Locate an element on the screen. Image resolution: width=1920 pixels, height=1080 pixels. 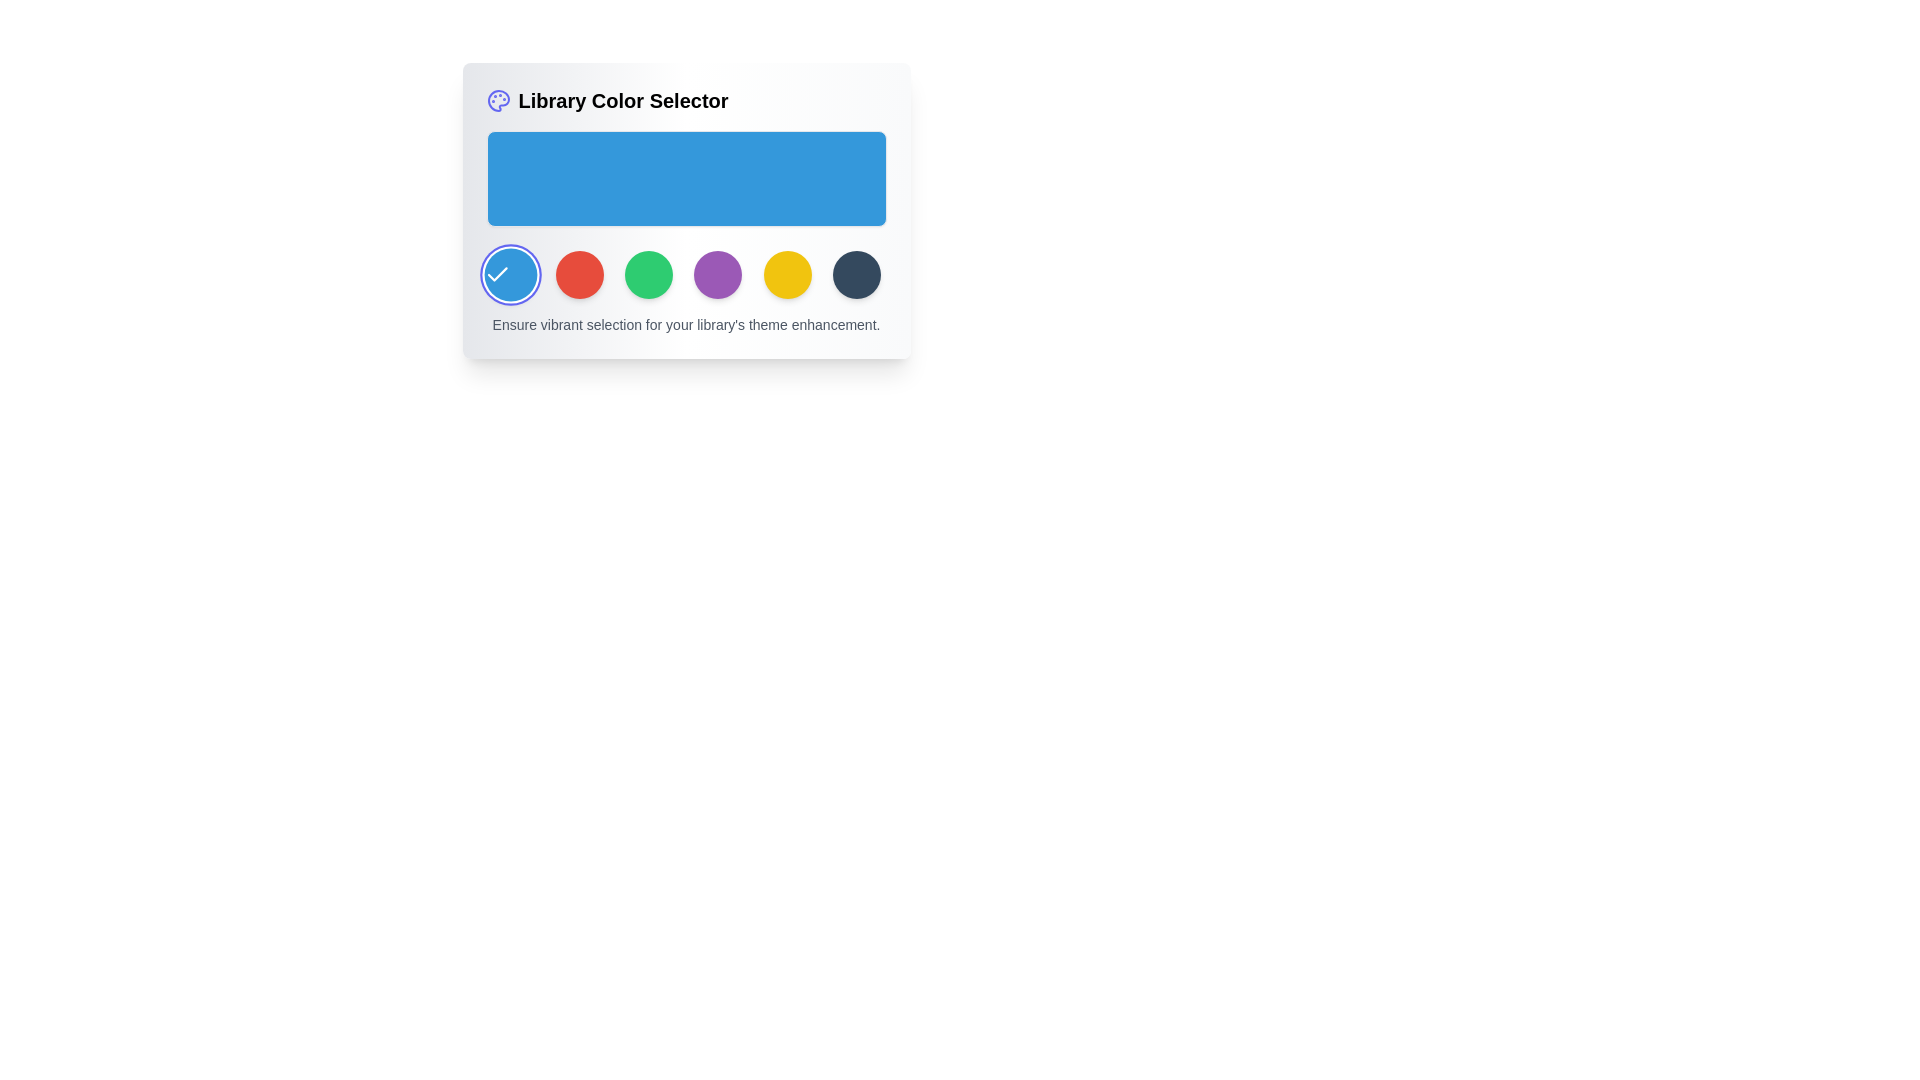
guidance text label located at the bottom of the 'Library Color Selector' card component, positioned directly below the interactive circular colored buttons is located at coordinates (686, 323).